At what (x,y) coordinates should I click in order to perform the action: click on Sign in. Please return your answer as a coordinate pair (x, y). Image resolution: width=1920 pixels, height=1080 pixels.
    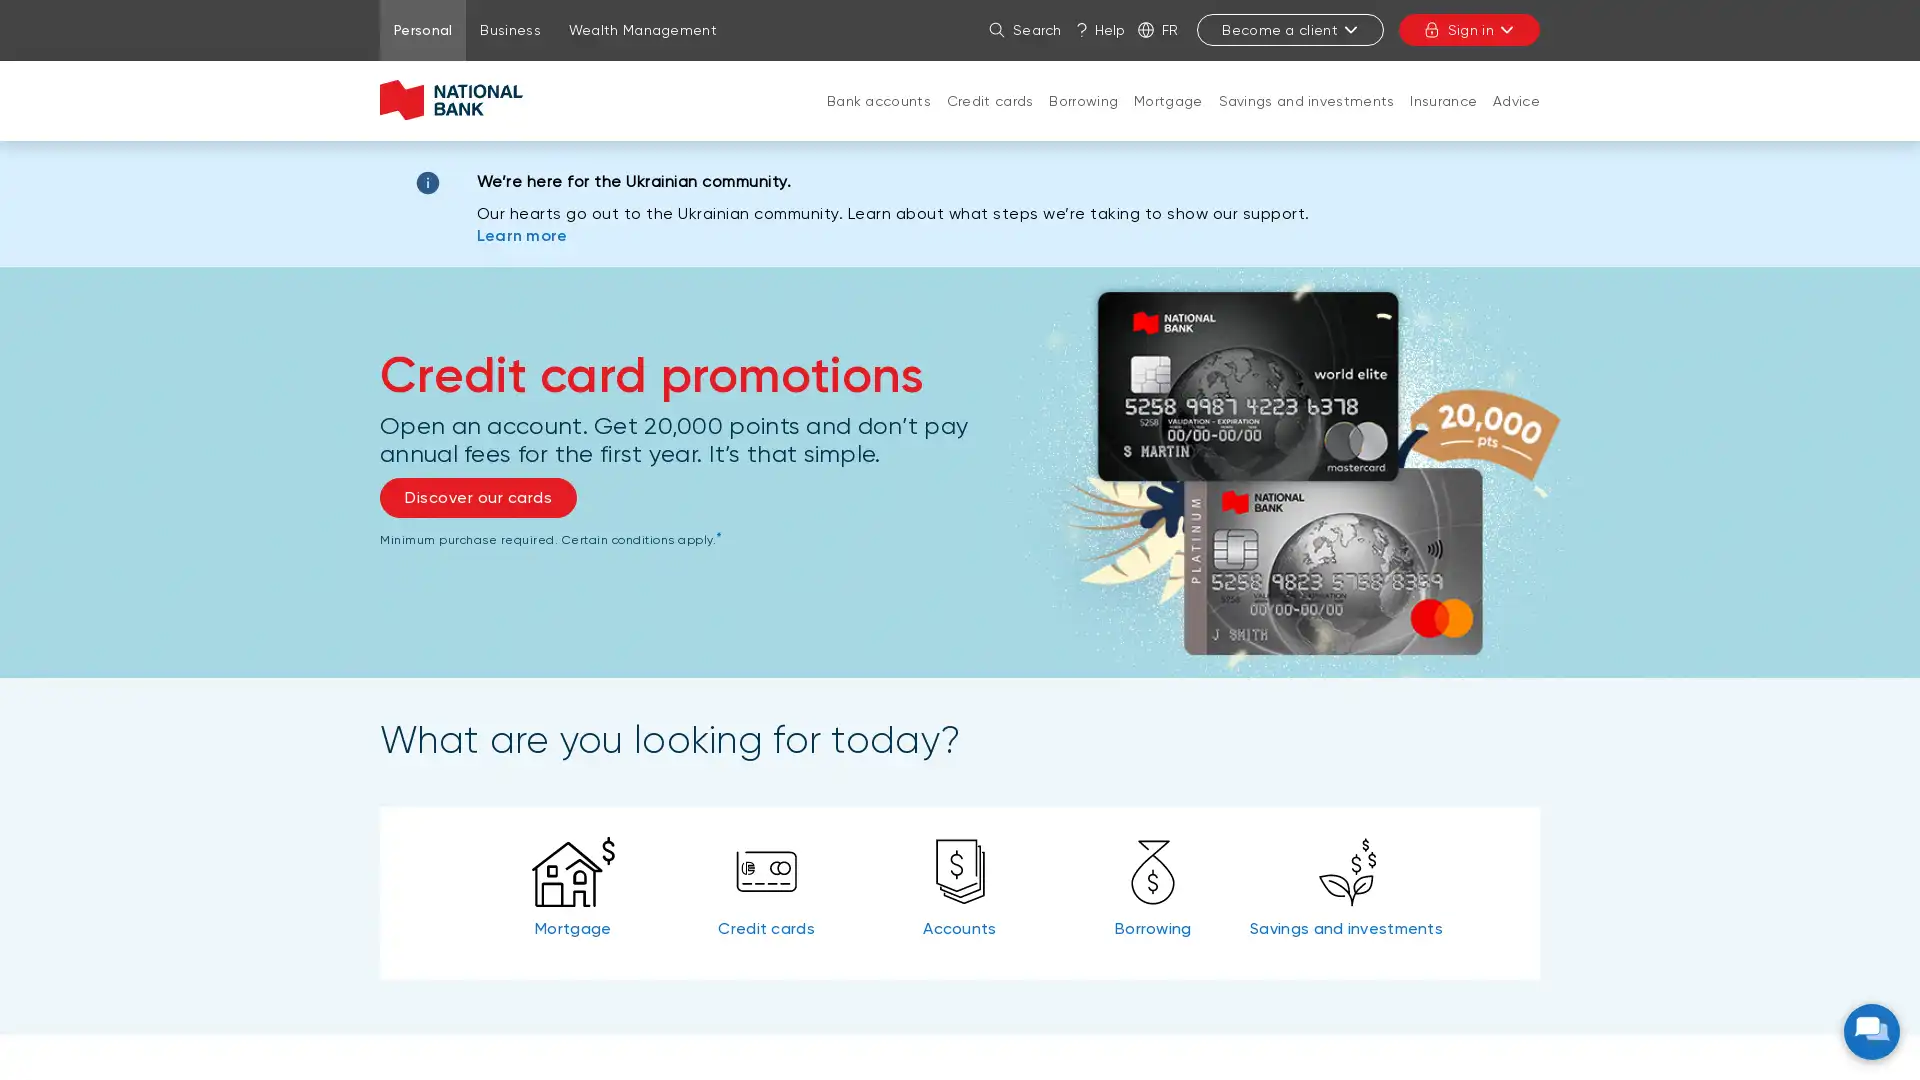
    Looking at the image, I should click on (1468, 29).